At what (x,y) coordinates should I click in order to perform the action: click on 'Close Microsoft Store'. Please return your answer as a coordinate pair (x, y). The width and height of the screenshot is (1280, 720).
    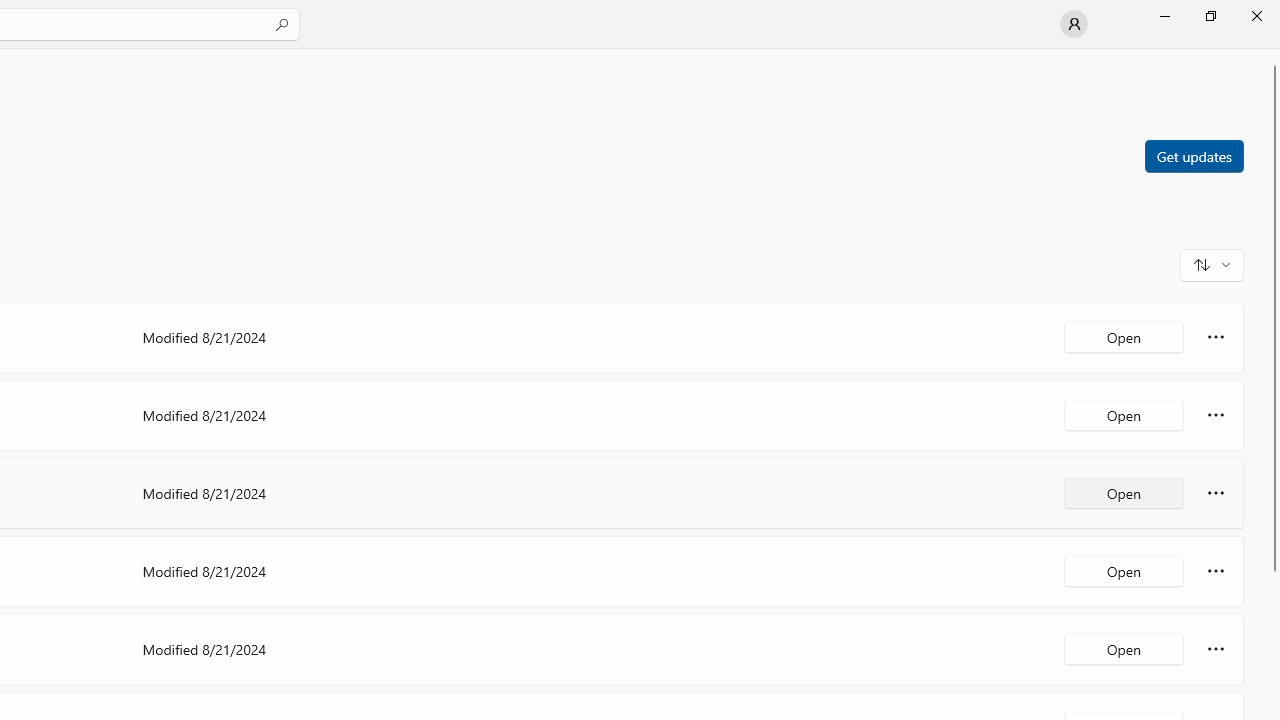
    Looking at the image, I should click on (1255, 15).